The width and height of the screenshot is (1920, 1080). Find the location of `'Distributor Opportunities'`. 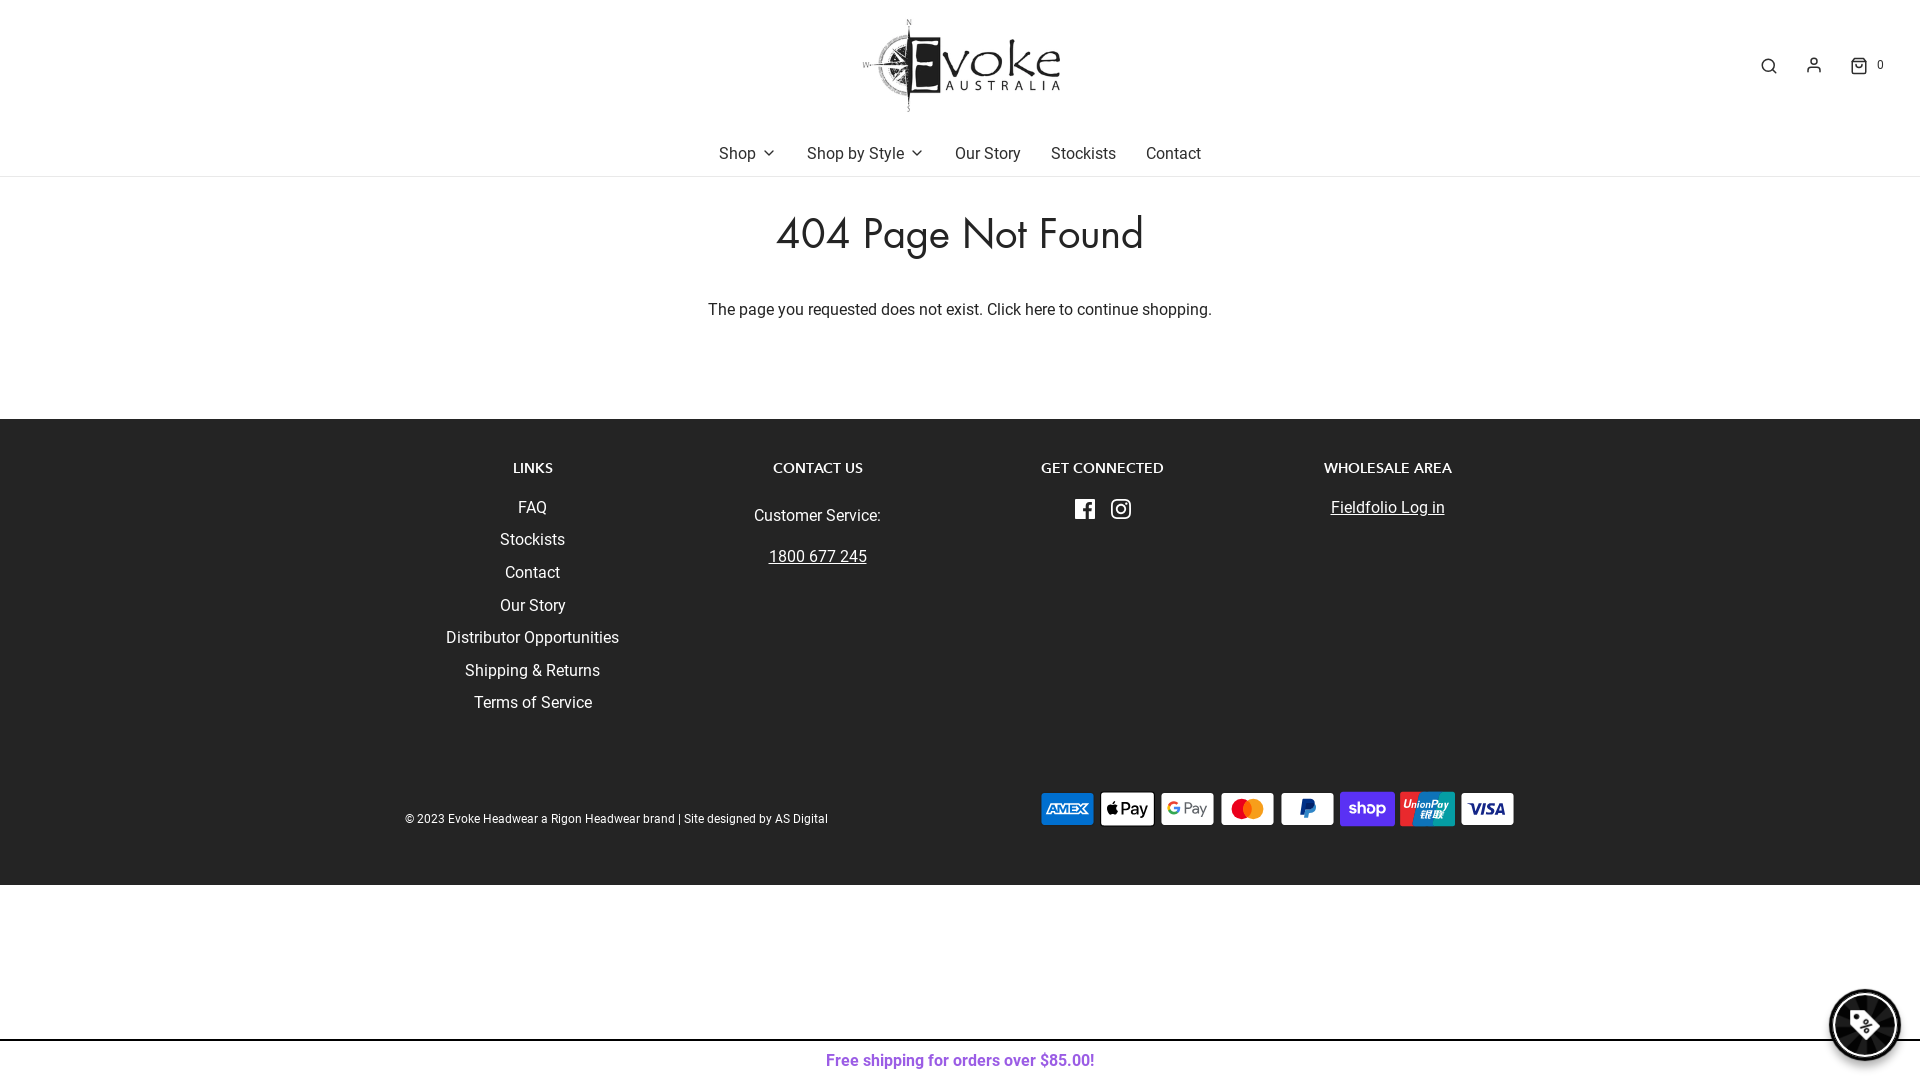

'Distributor Opportunities' is located at coordinates (445, 641).